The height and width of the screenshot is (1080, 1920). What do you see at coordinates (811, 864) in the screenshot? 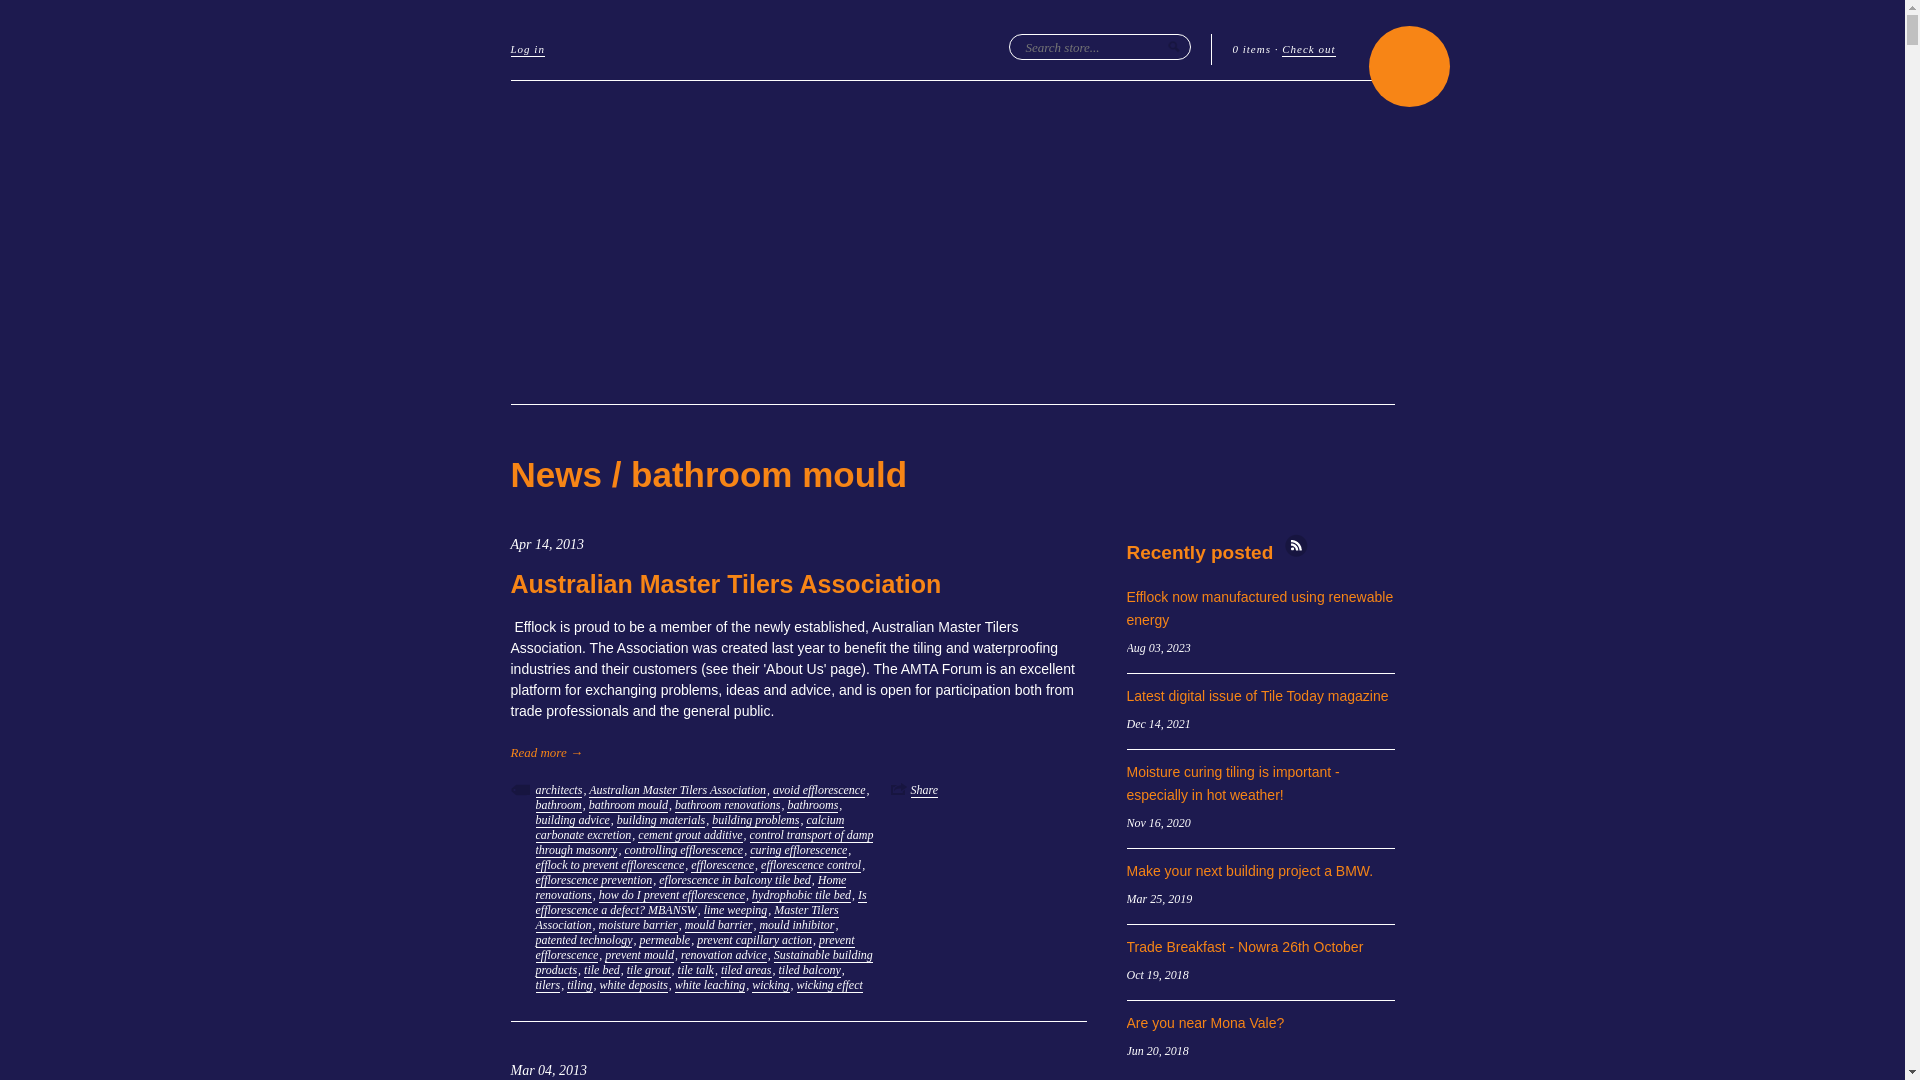
I see `'efflorescence control'` at bounding box center [811, 864].